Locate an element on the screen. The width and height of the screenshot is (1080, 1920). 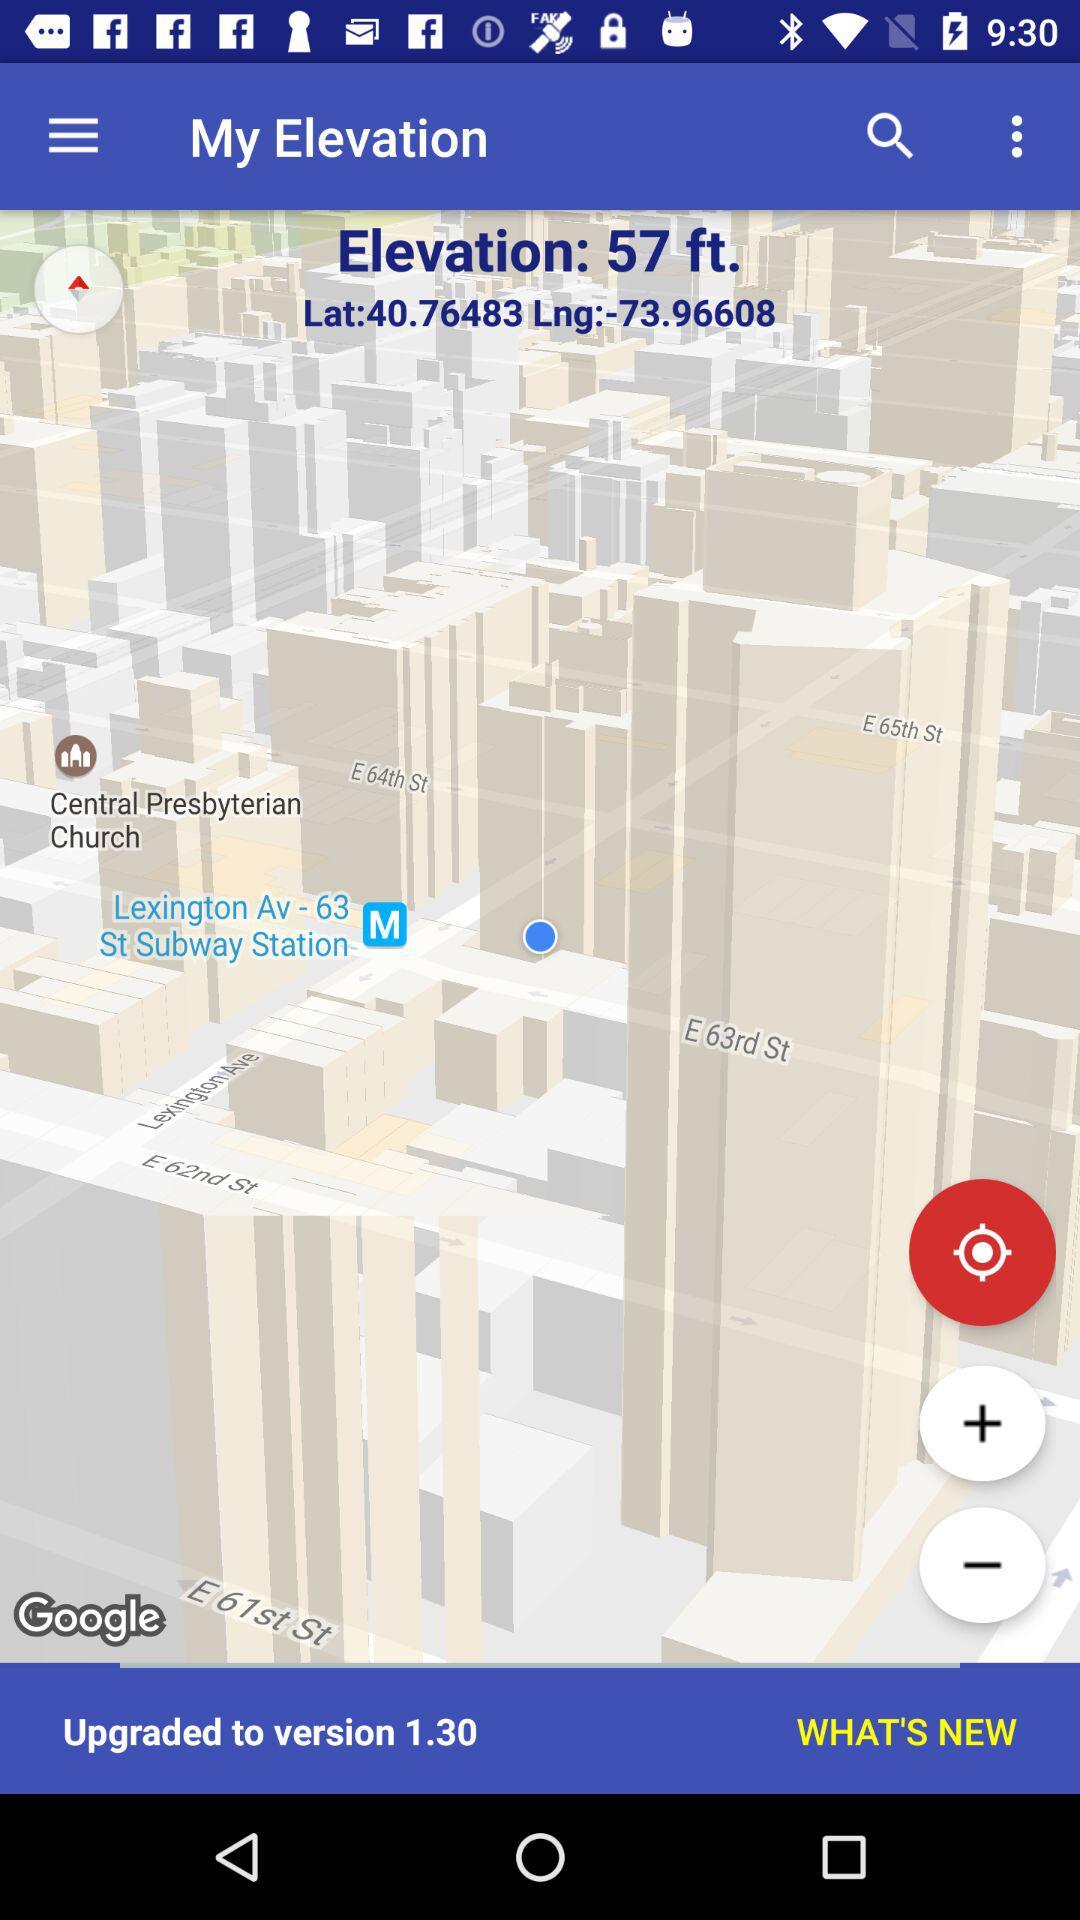
the location_crosshair icon is located at coordinates (981, 1251).